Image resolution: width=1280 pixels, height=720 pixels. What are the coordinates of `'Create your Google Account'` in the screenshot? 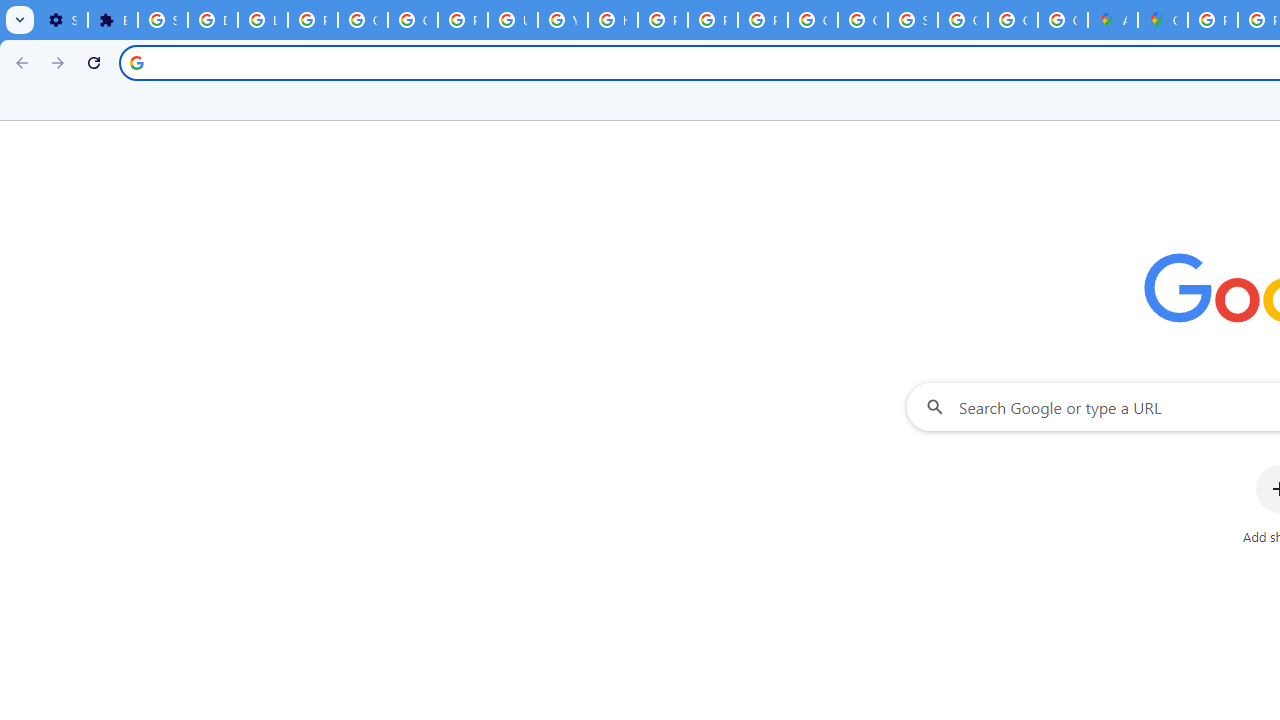 It's located at (1062, 20).